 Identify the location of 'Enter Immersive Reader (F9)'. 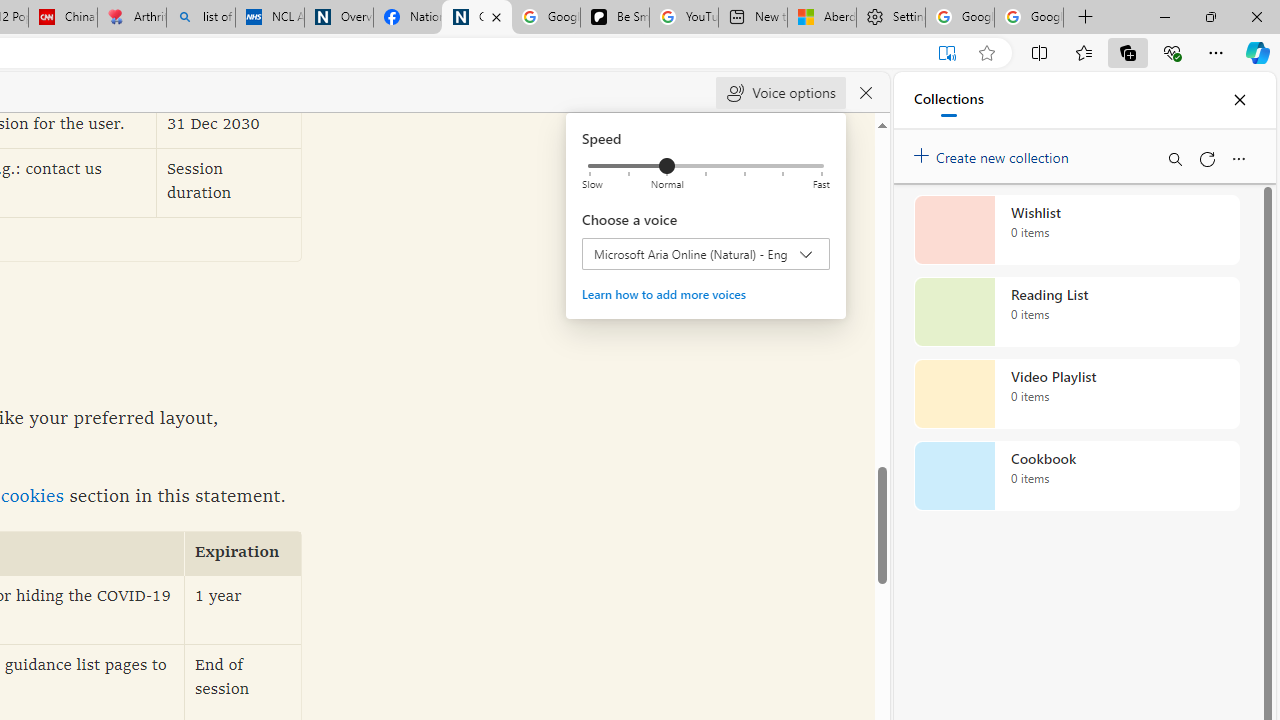
(945, 52).